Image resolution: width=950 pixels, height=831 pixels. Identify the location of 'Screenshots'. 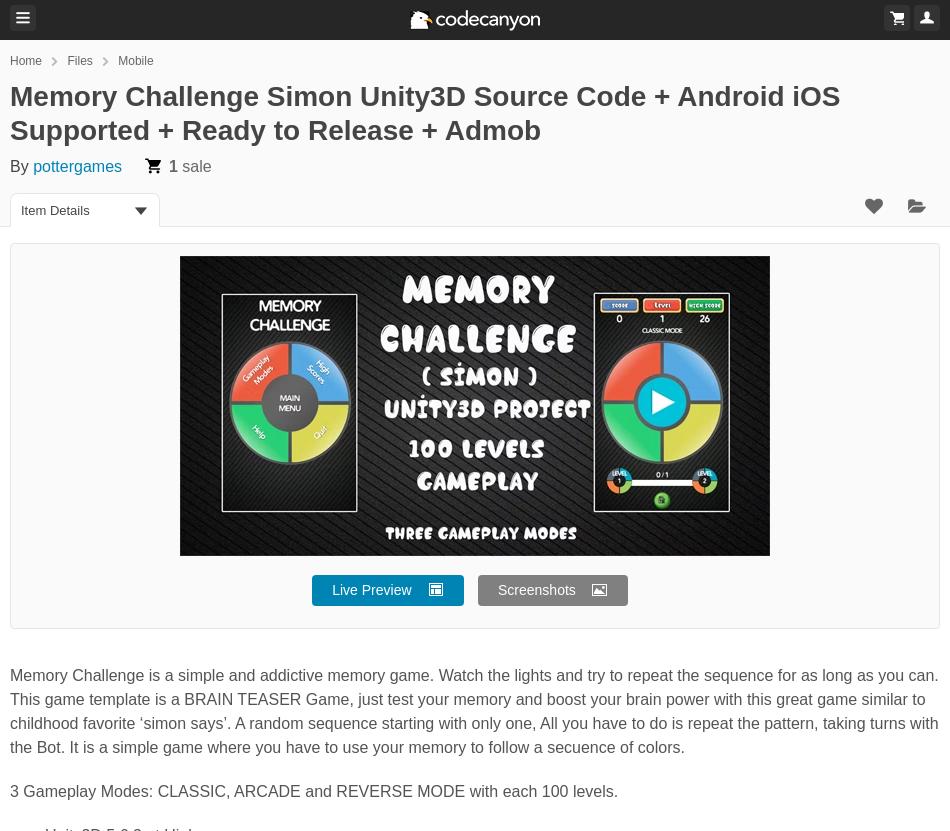
(536, 590).